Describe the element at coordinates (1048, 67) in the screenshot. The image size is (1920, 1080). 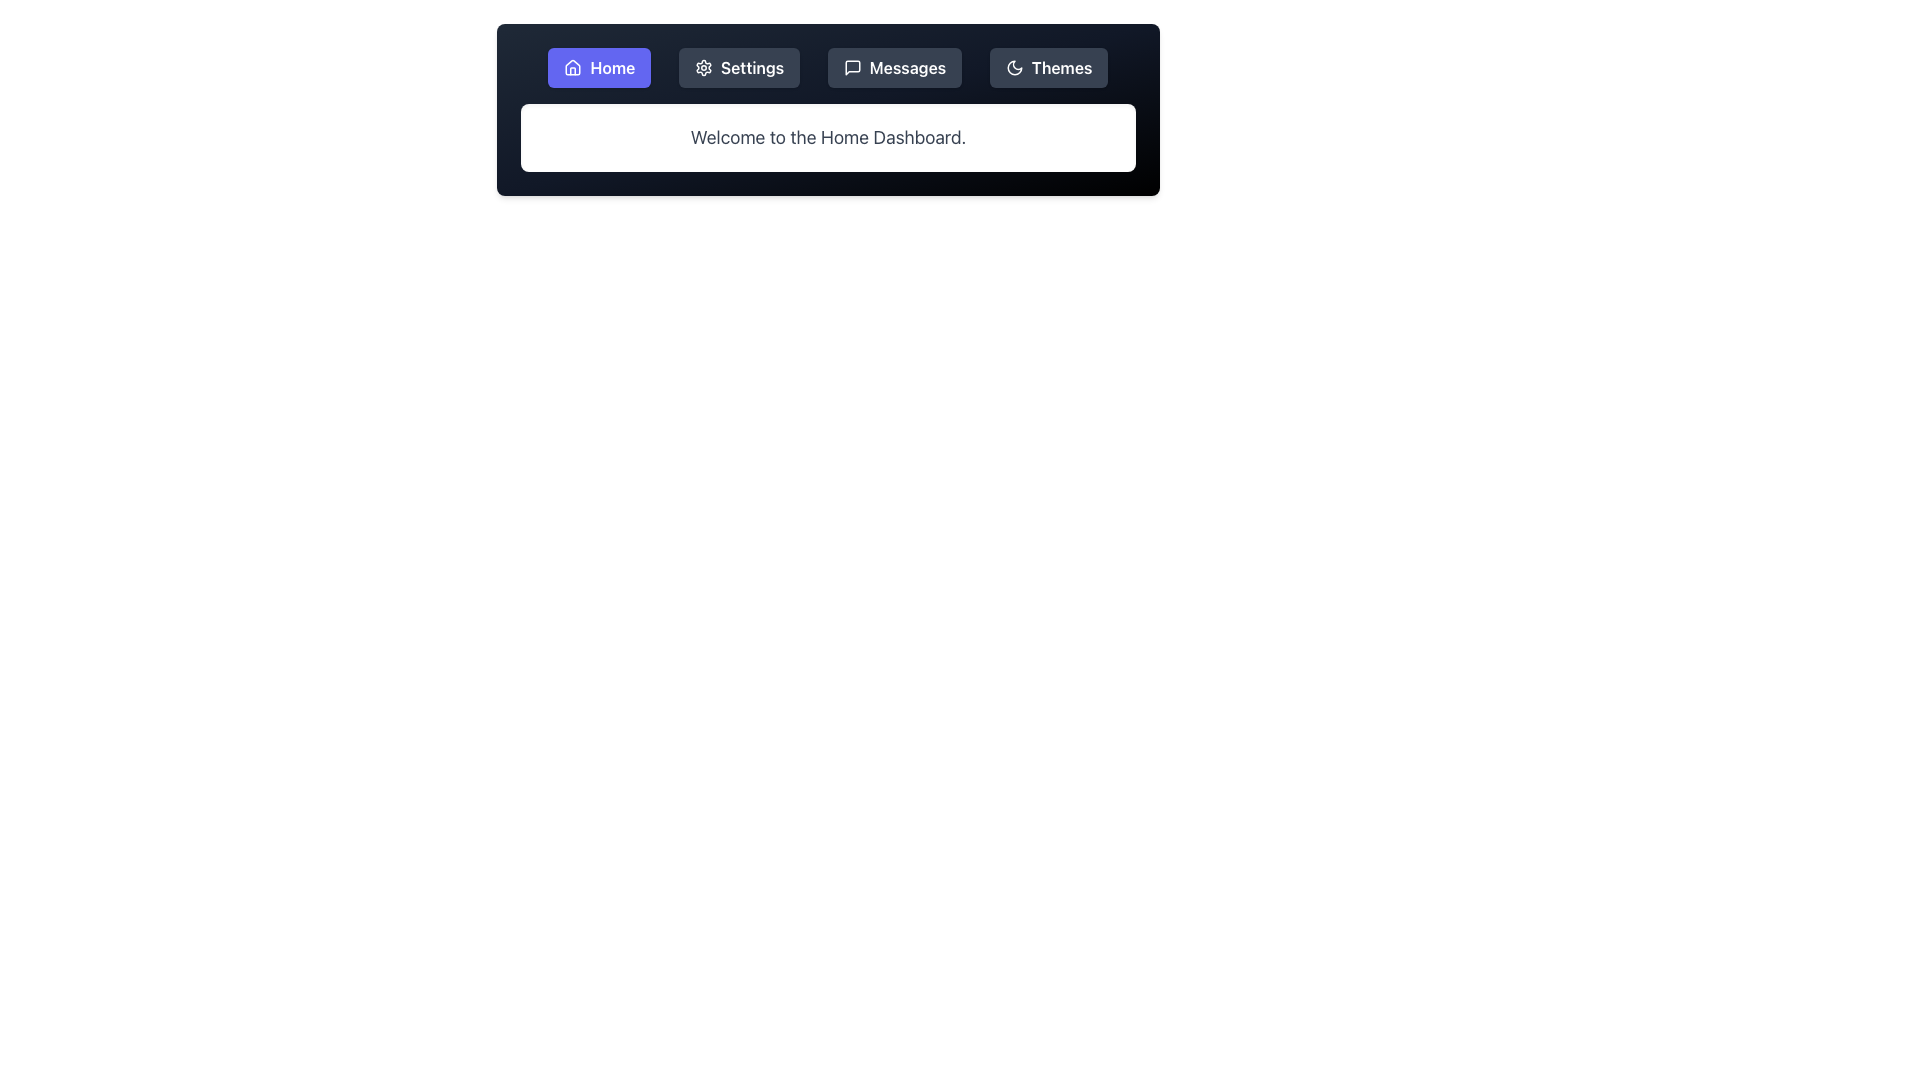
I see `the theme selection button located on the top navigation bar to the far right, next to the 'Messages' button, which features a crescent moon icon` at that location.